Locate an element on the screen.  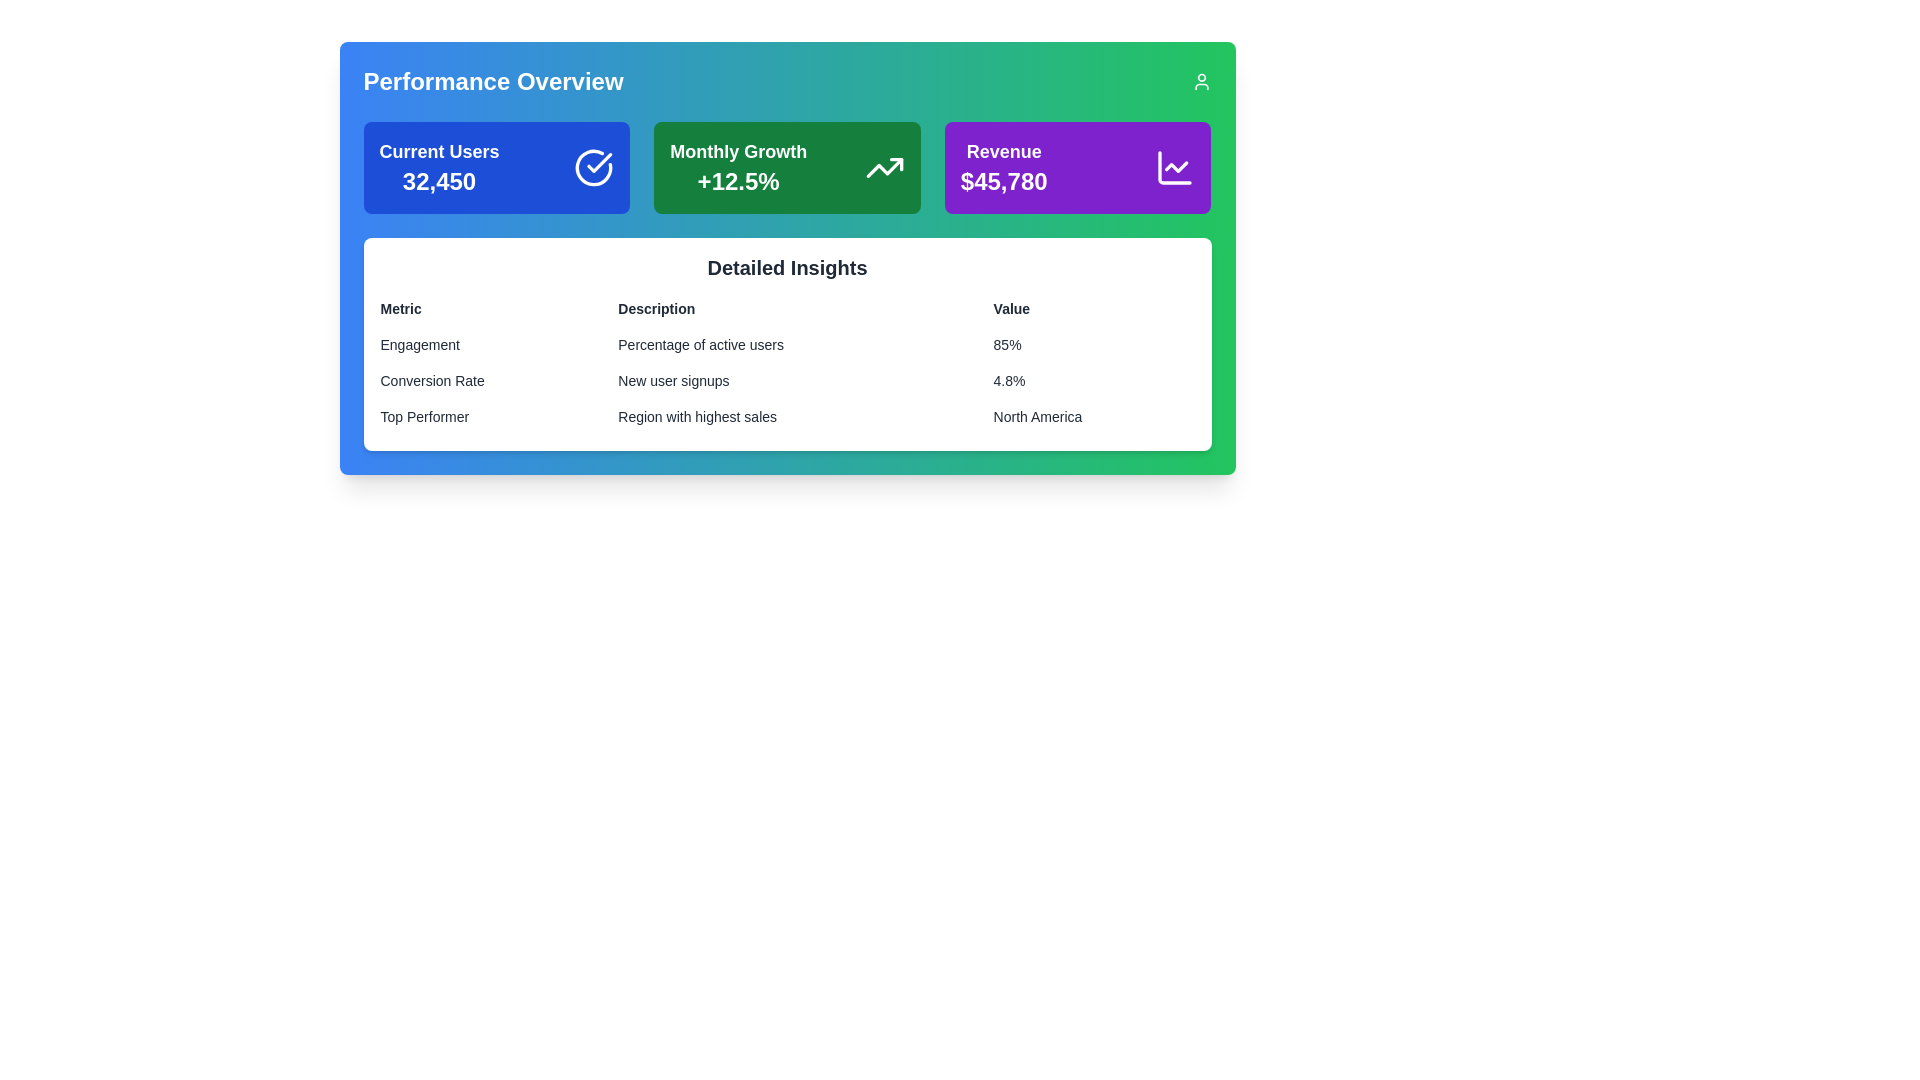
the Statistical indicator box labeled 'Revenue' which displays the monetary value '$45,780' and has a vibrant purple background is located at coordinates (1004, 167).